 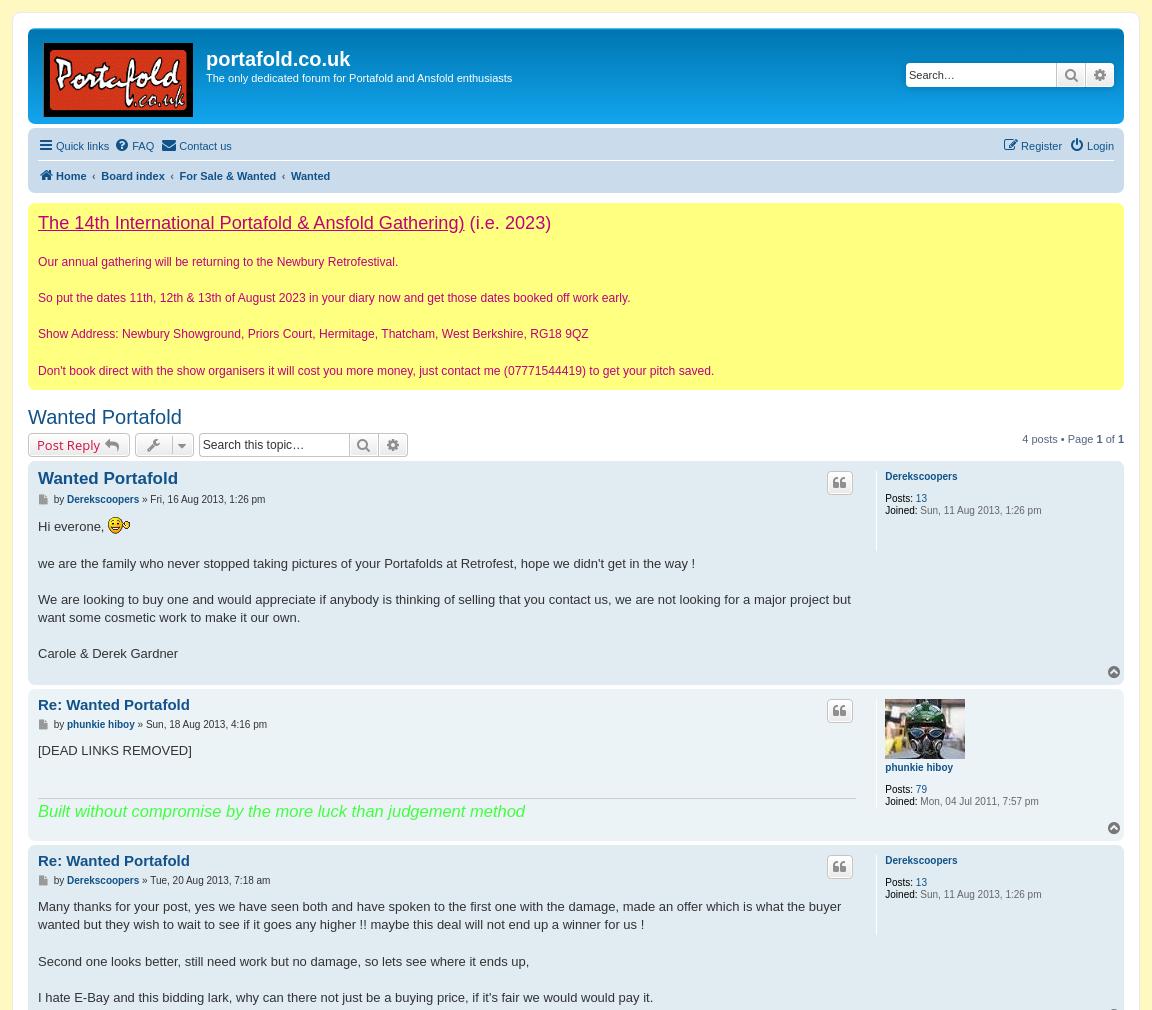 What do you see at coordinates (251, 222) in the screenshot?
I see `'The 14th International Portafold & Ansfold Gathering)'` at bounding box center [251, 222].